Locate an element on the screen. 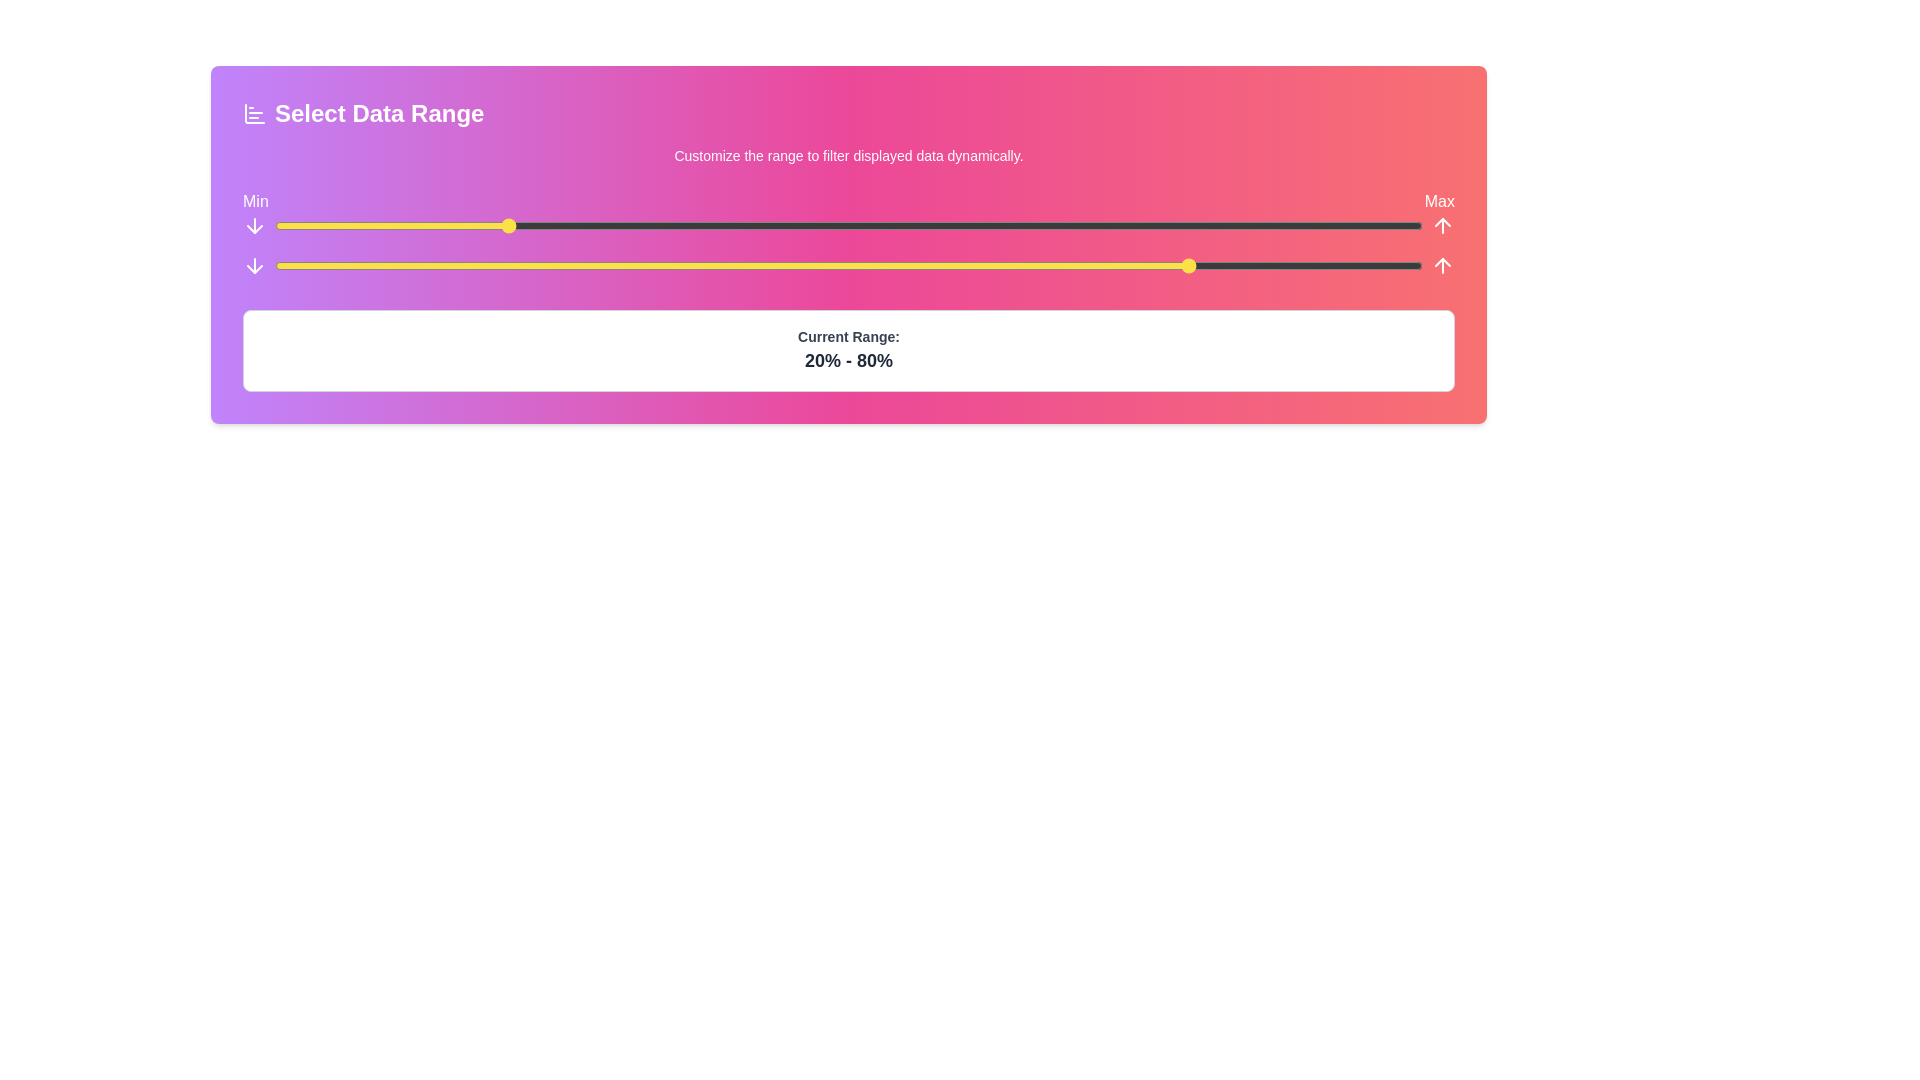  the arrow next to the slider to observe visual feedback is located at coordinates (253, 225).